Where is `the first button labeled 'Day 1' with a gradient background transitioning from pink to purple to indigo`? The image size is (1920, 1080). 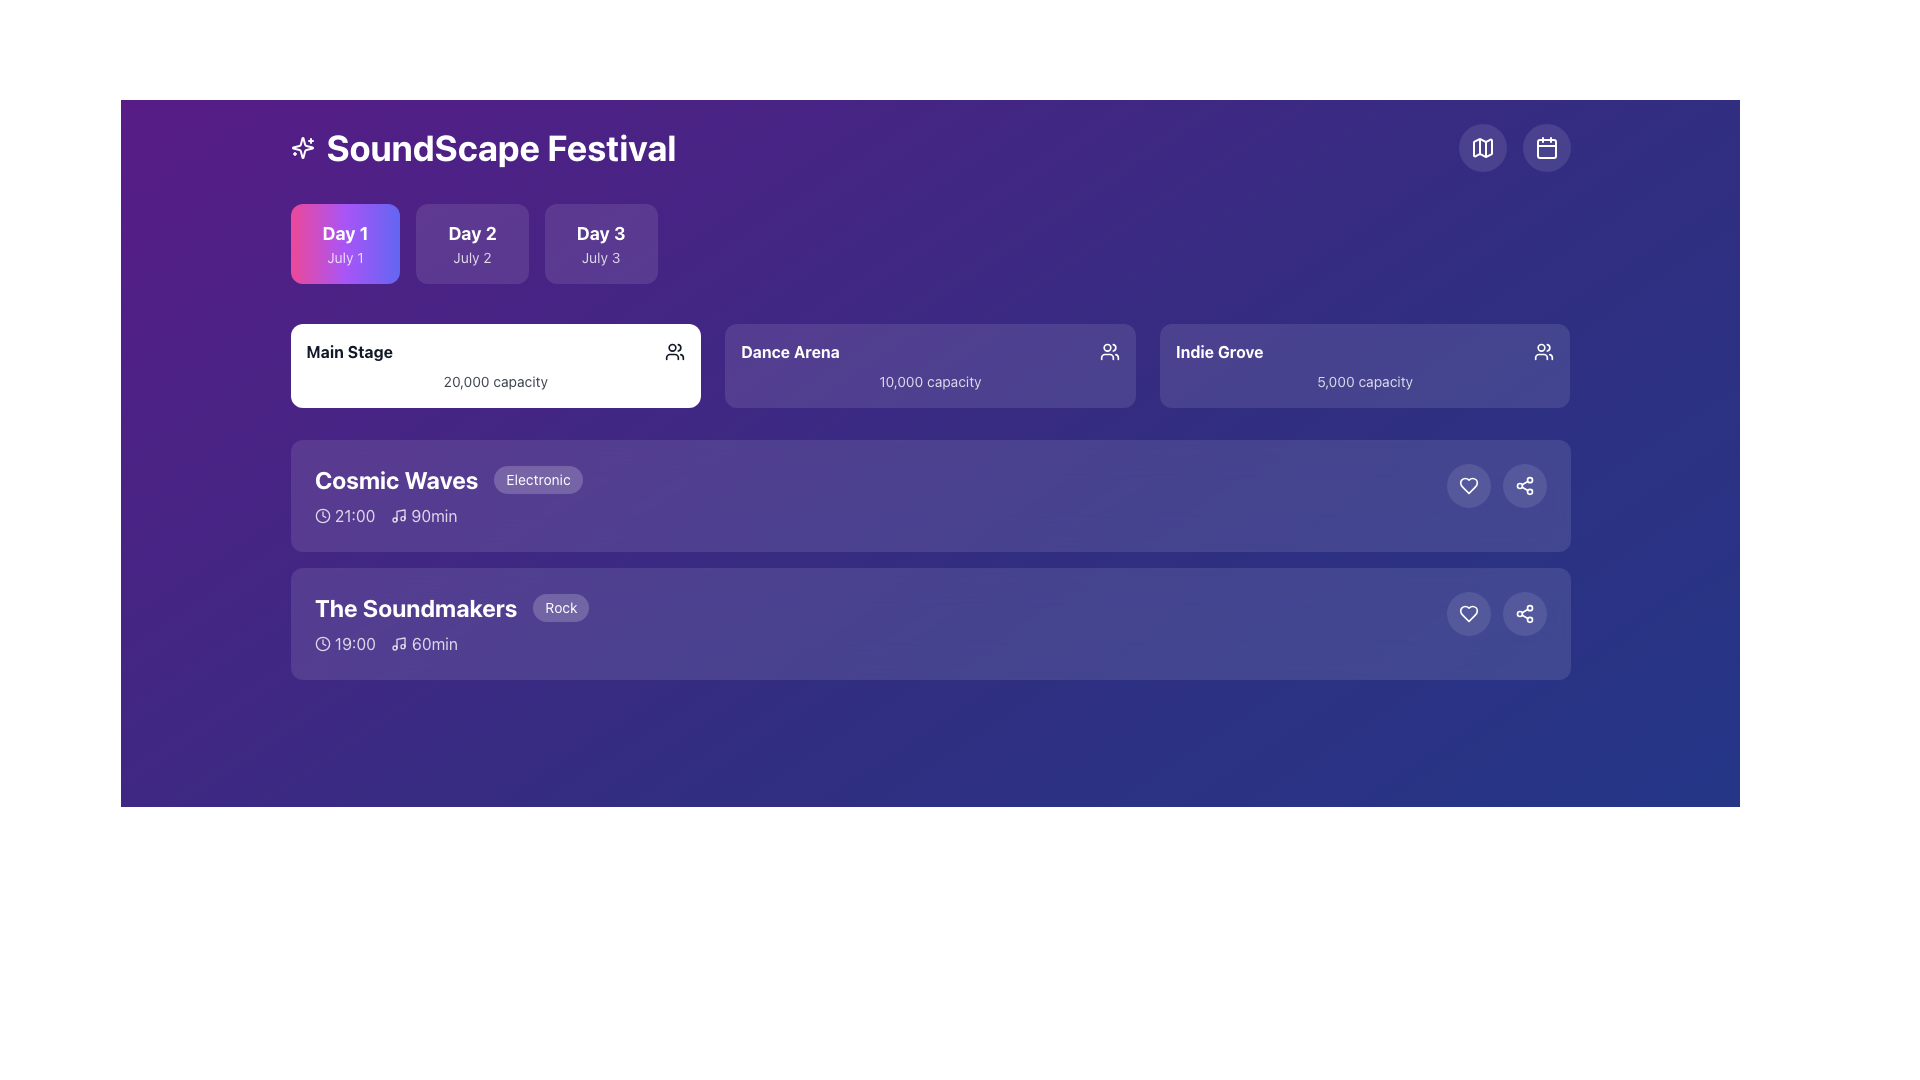 the first button labeled 'Day 1' with a gradient background transitioning from pink to purple to indigo is located at coordinates (345, 242).